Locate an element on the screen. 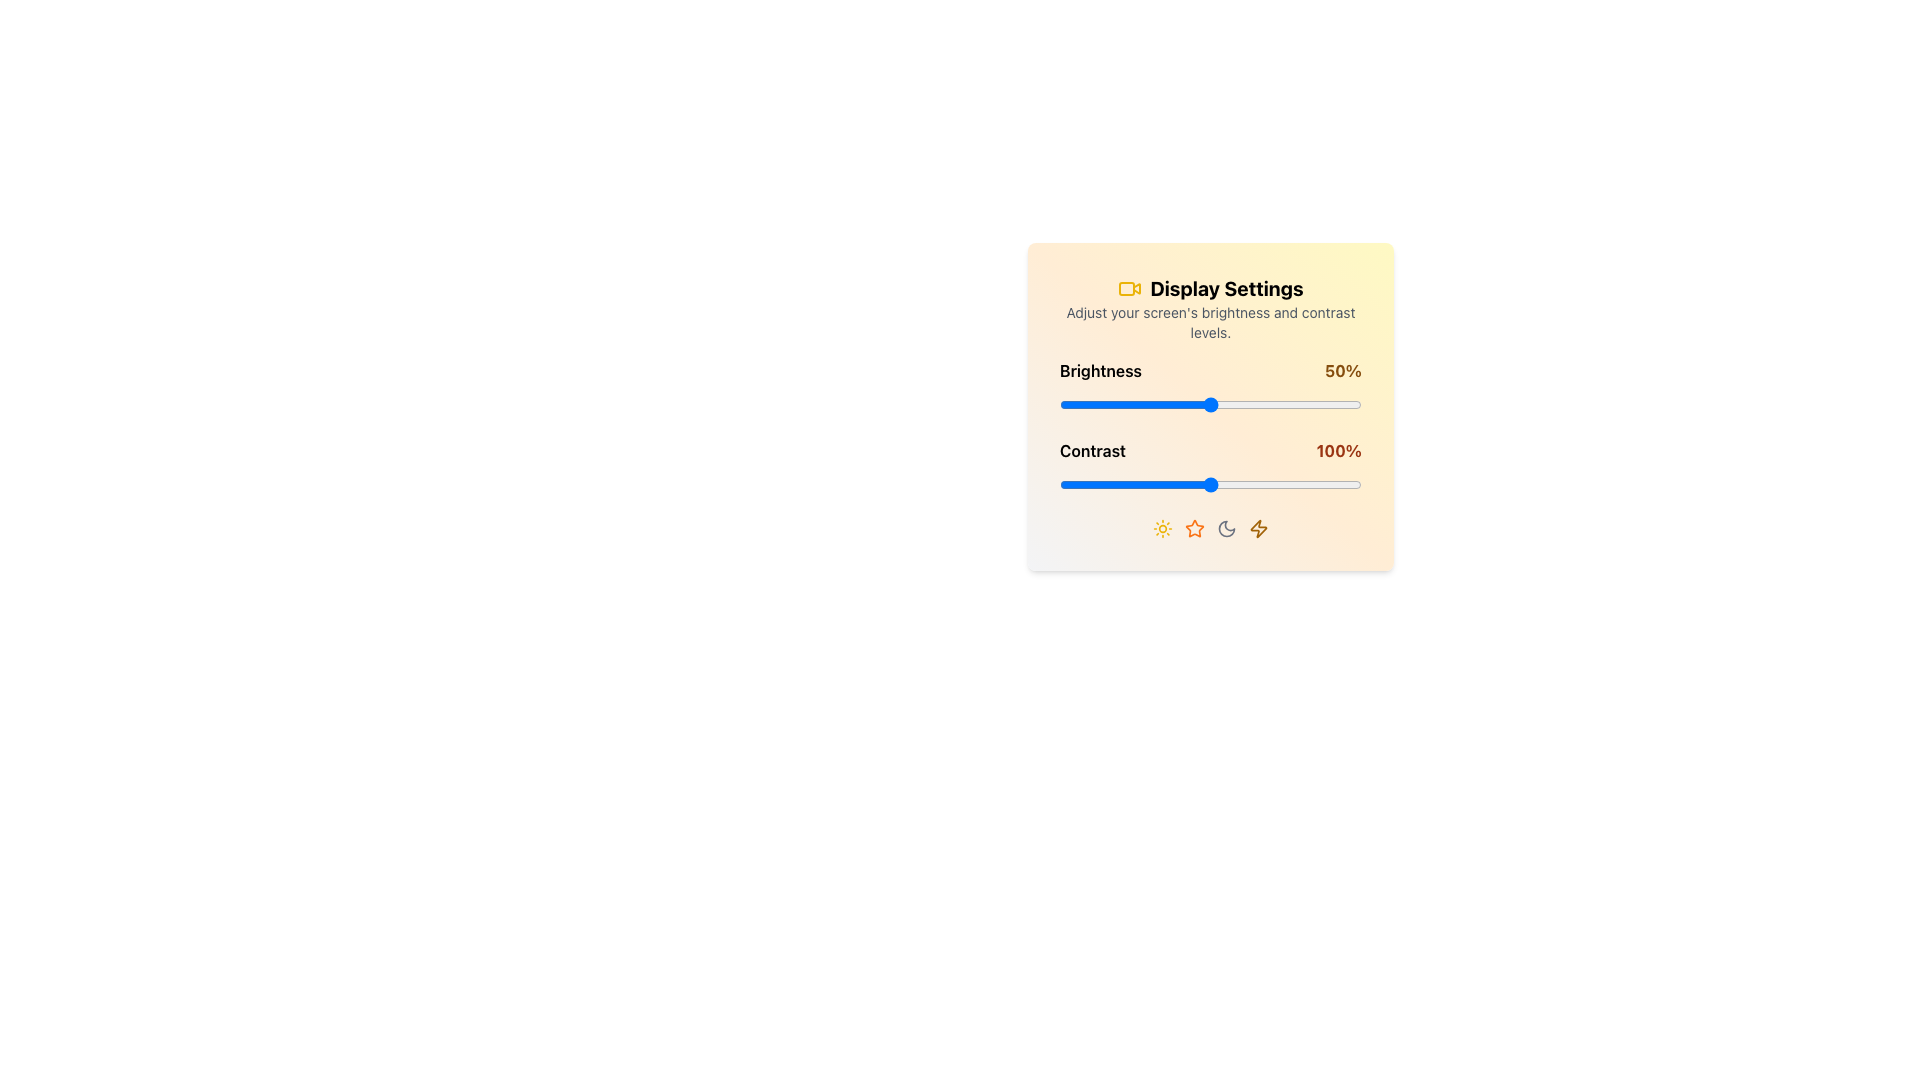 This screenshot has height=1080, width=1920. the brightness is located at coordinates (1068, 405).